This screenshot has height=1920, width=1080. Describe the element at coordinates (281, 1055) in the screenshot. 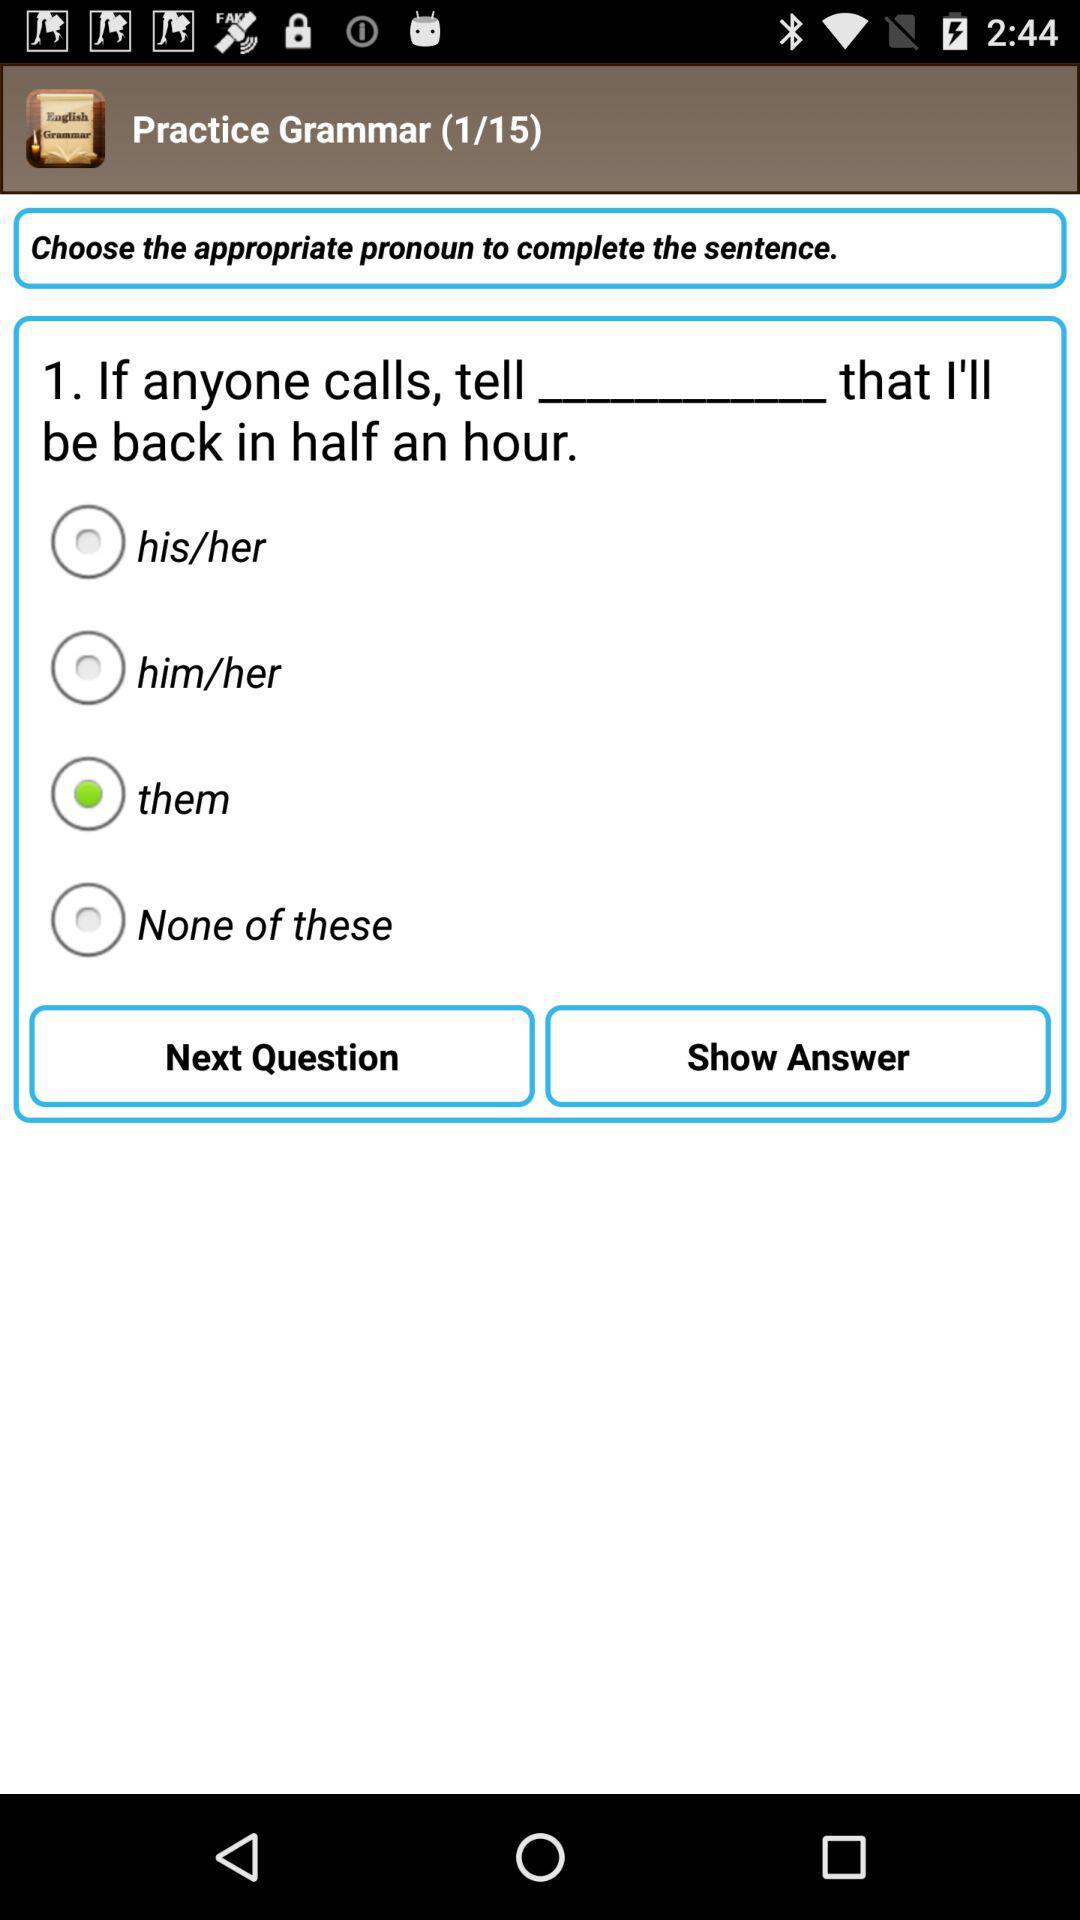

I see `the button to the left of the show answer item` at that location.